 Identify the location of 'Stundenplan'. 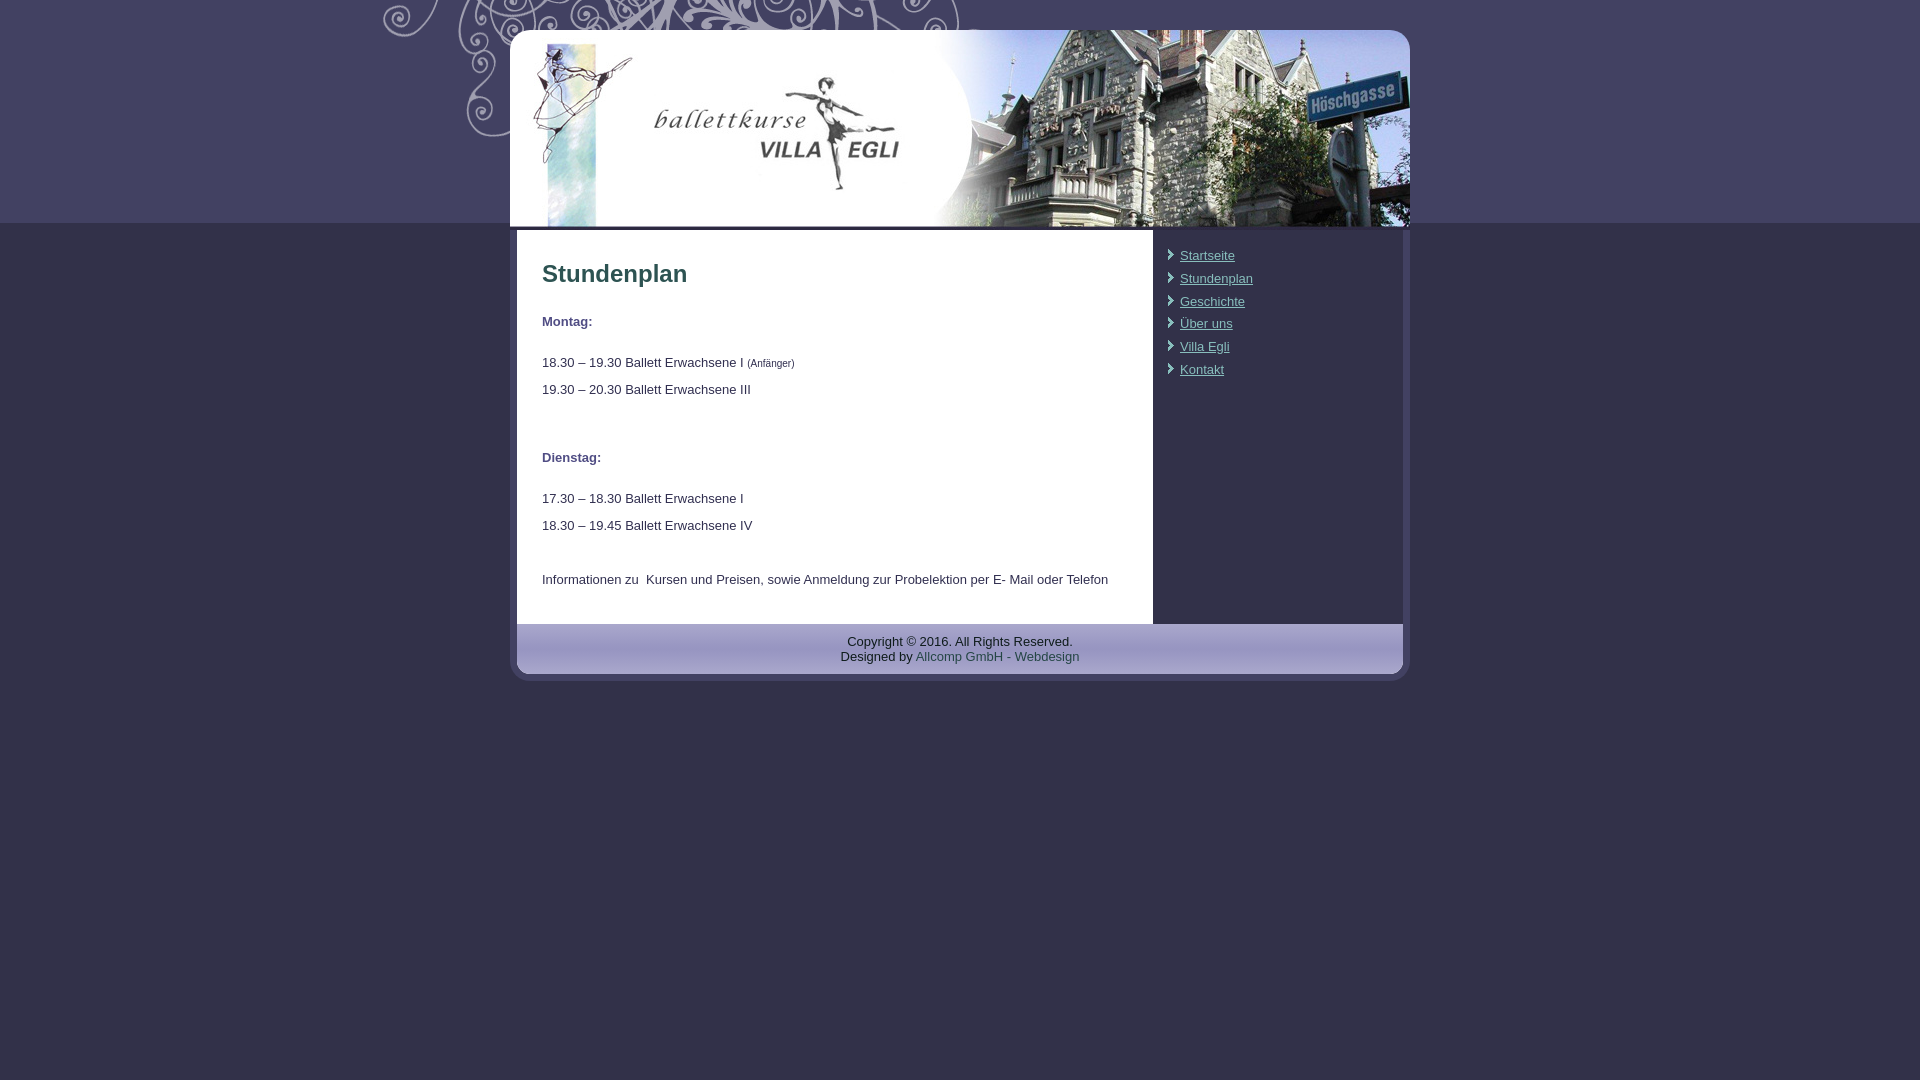
(1215, 278).